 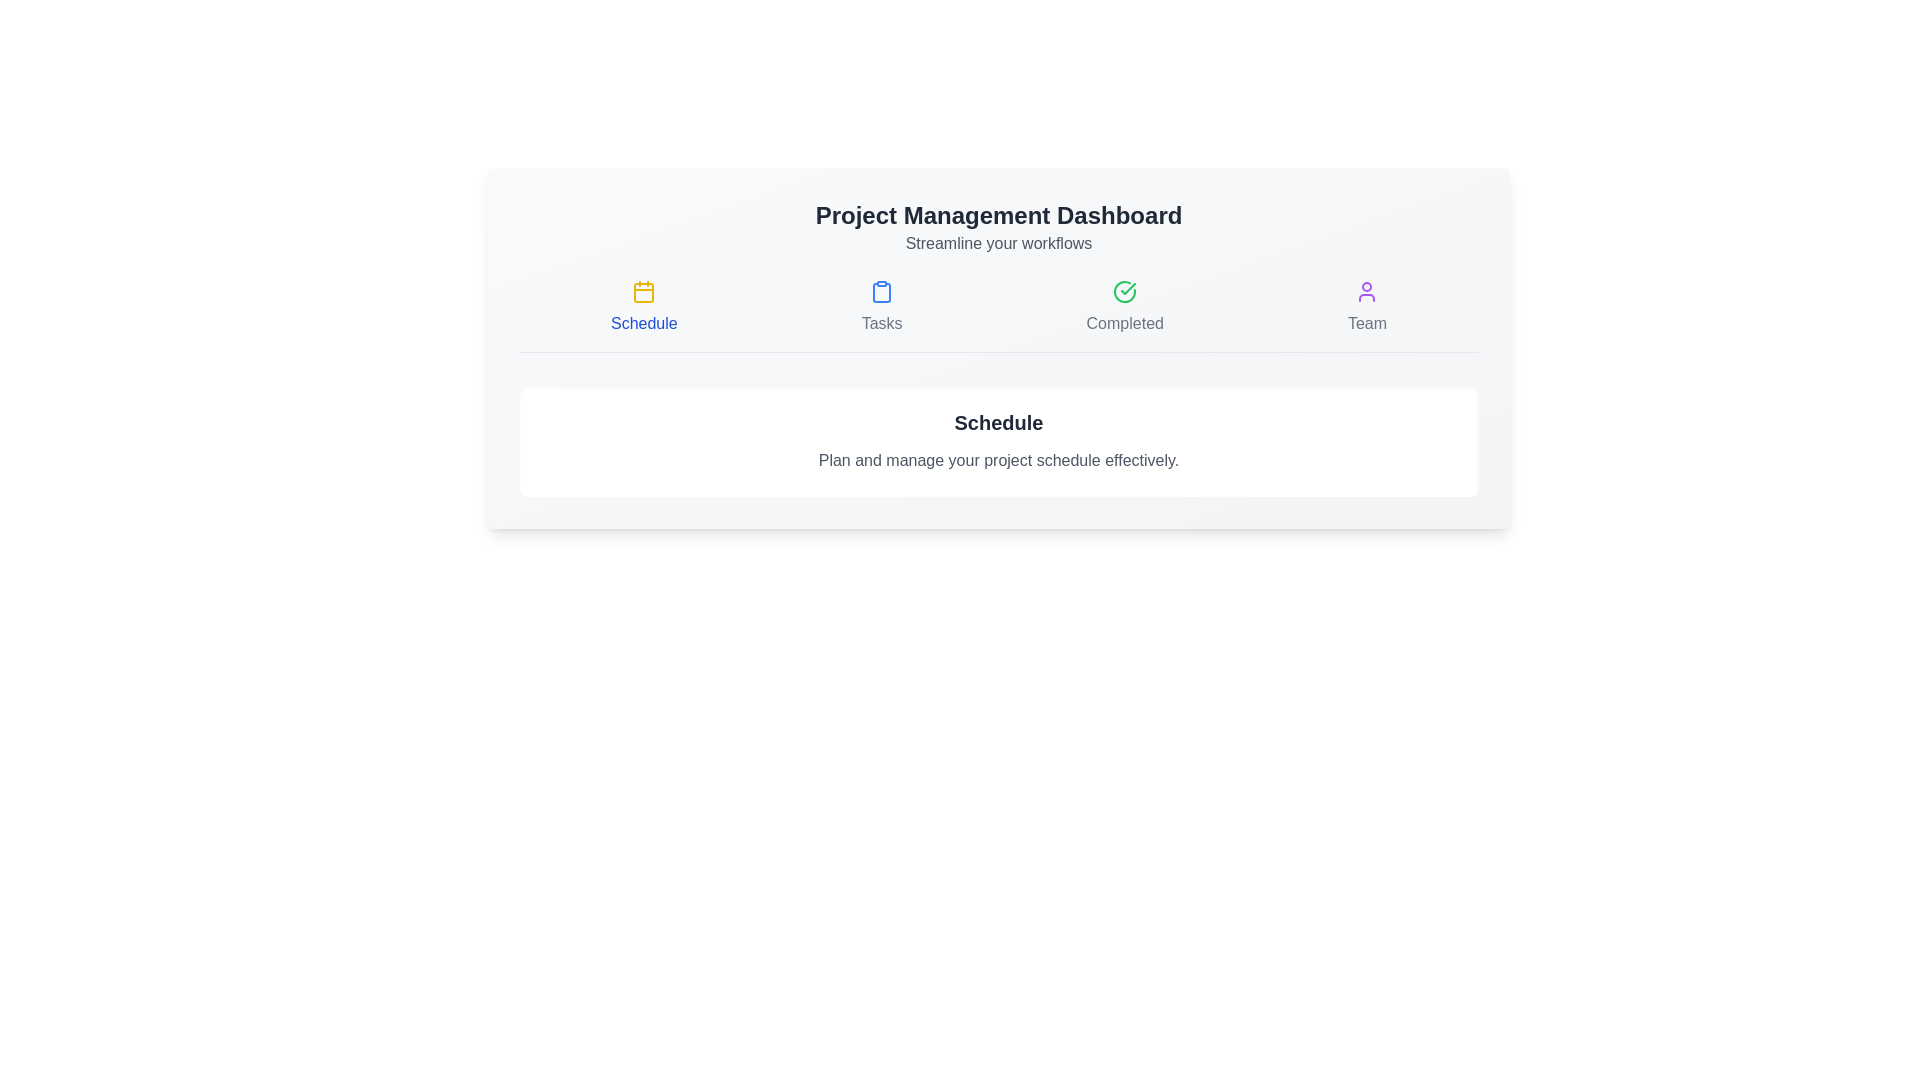 What do you see at coordinates (644, 308) in the screenshot?
I see `the tab icon corresponding to Schedule` at bounding box center [644, 308].